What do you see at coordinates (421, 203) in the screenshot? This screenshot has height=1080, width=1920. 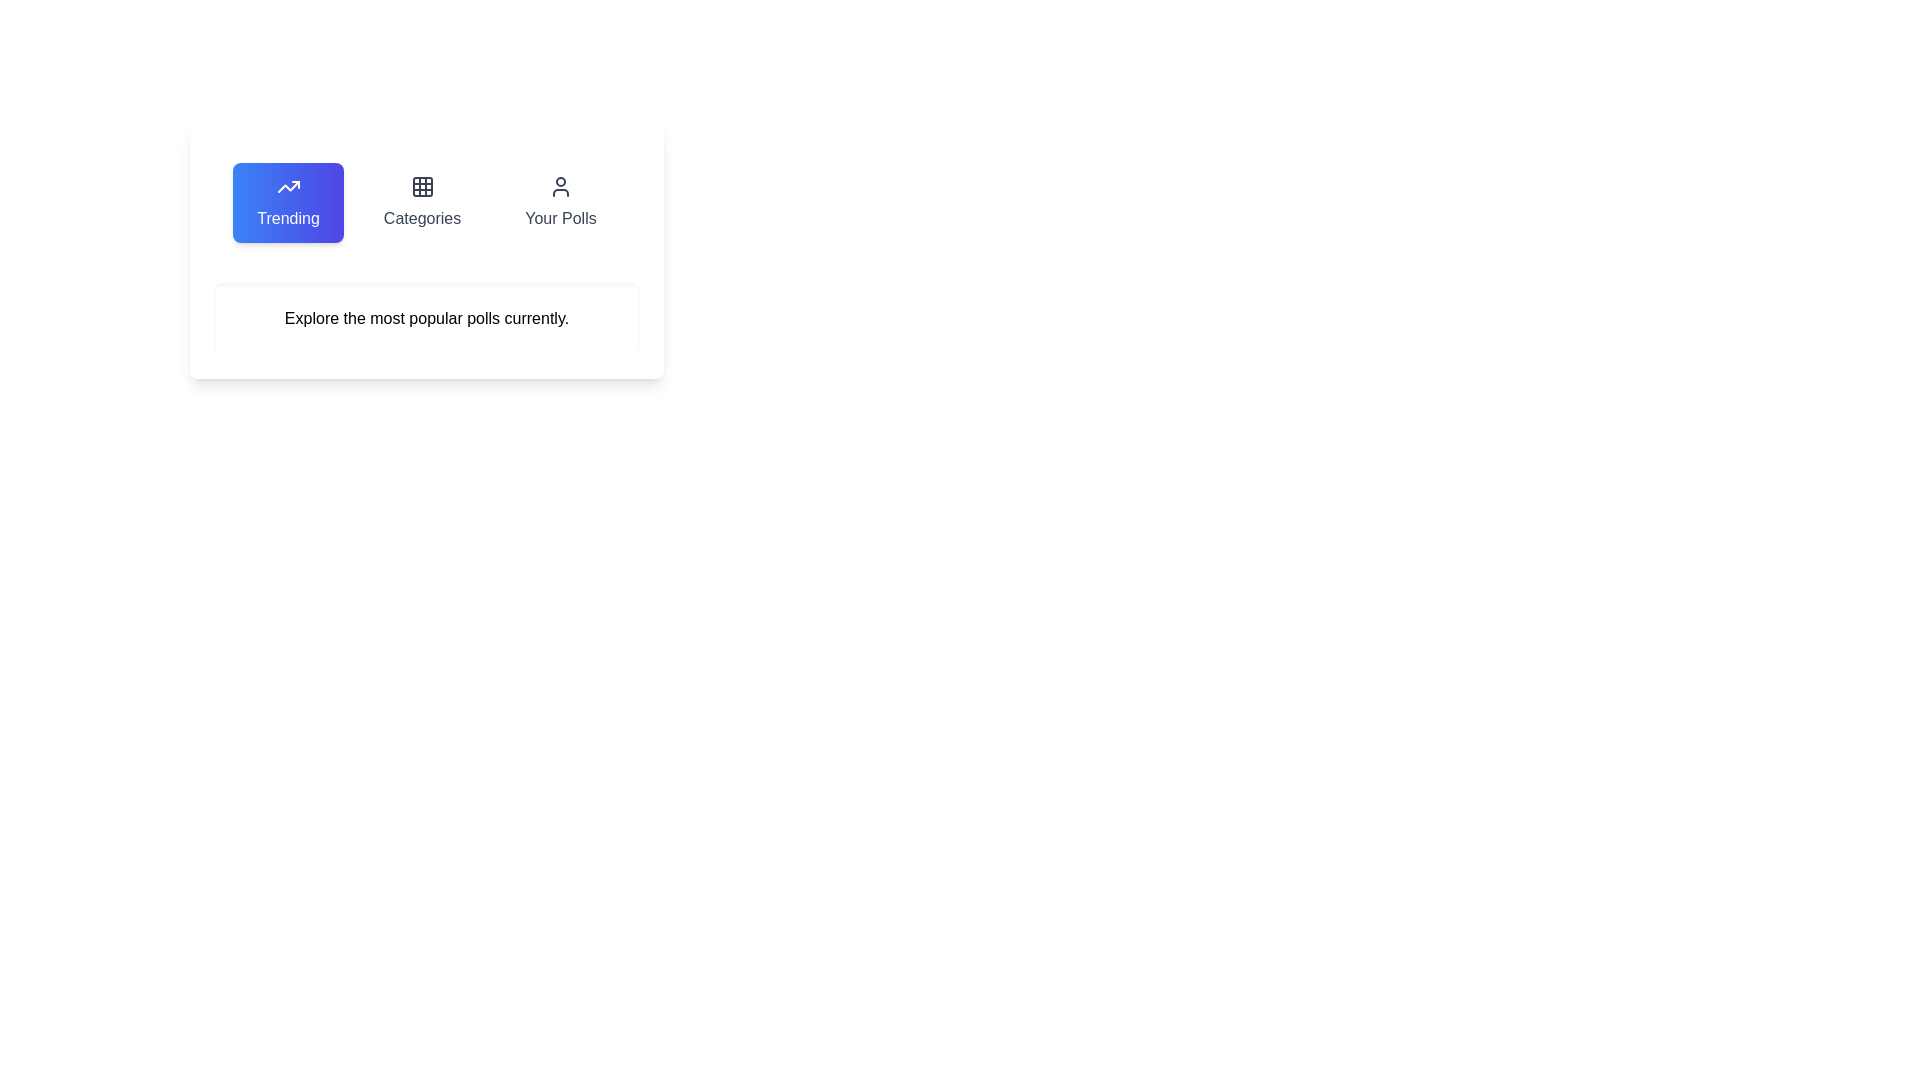 I see `the tab labeled Categories to view its hover effect` at bounding box center [421, 203].